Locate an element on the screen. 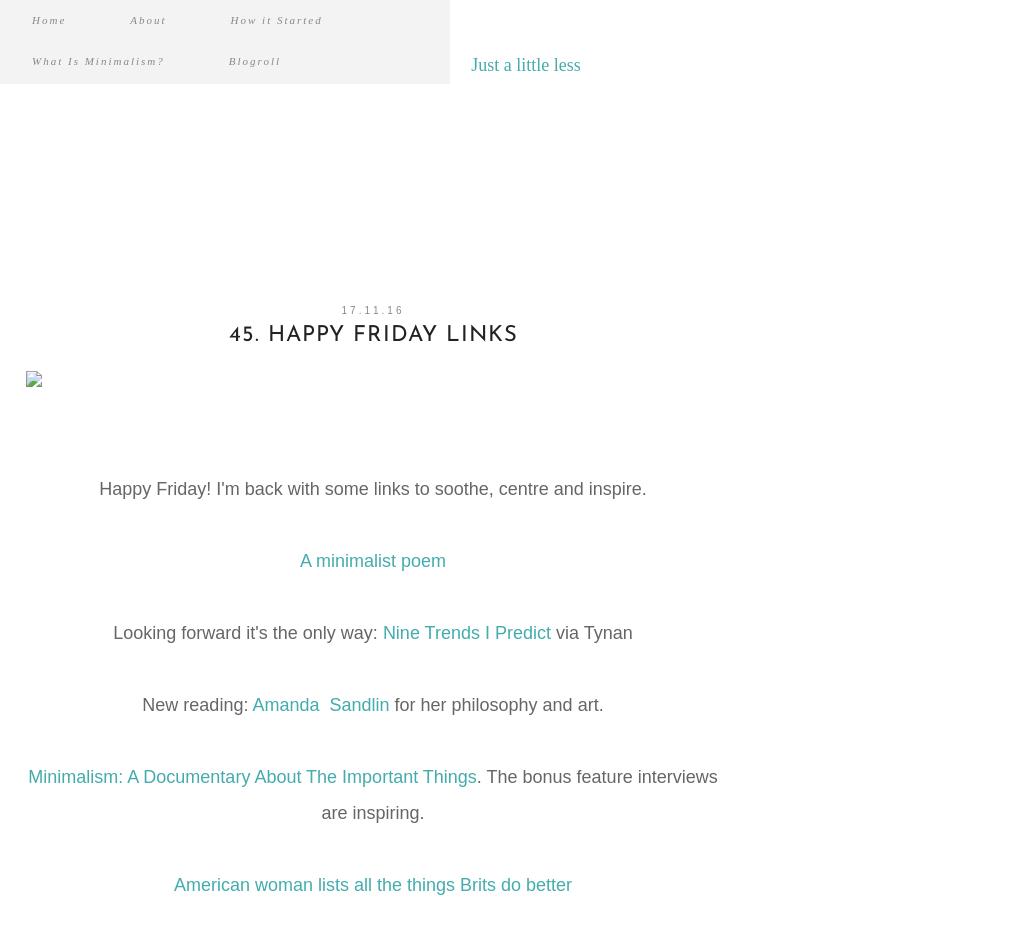 The height and width of the screenshot is (935, 1028). '. The bonus feature interviews are inspiring.' is located at coordinates (519, 794).